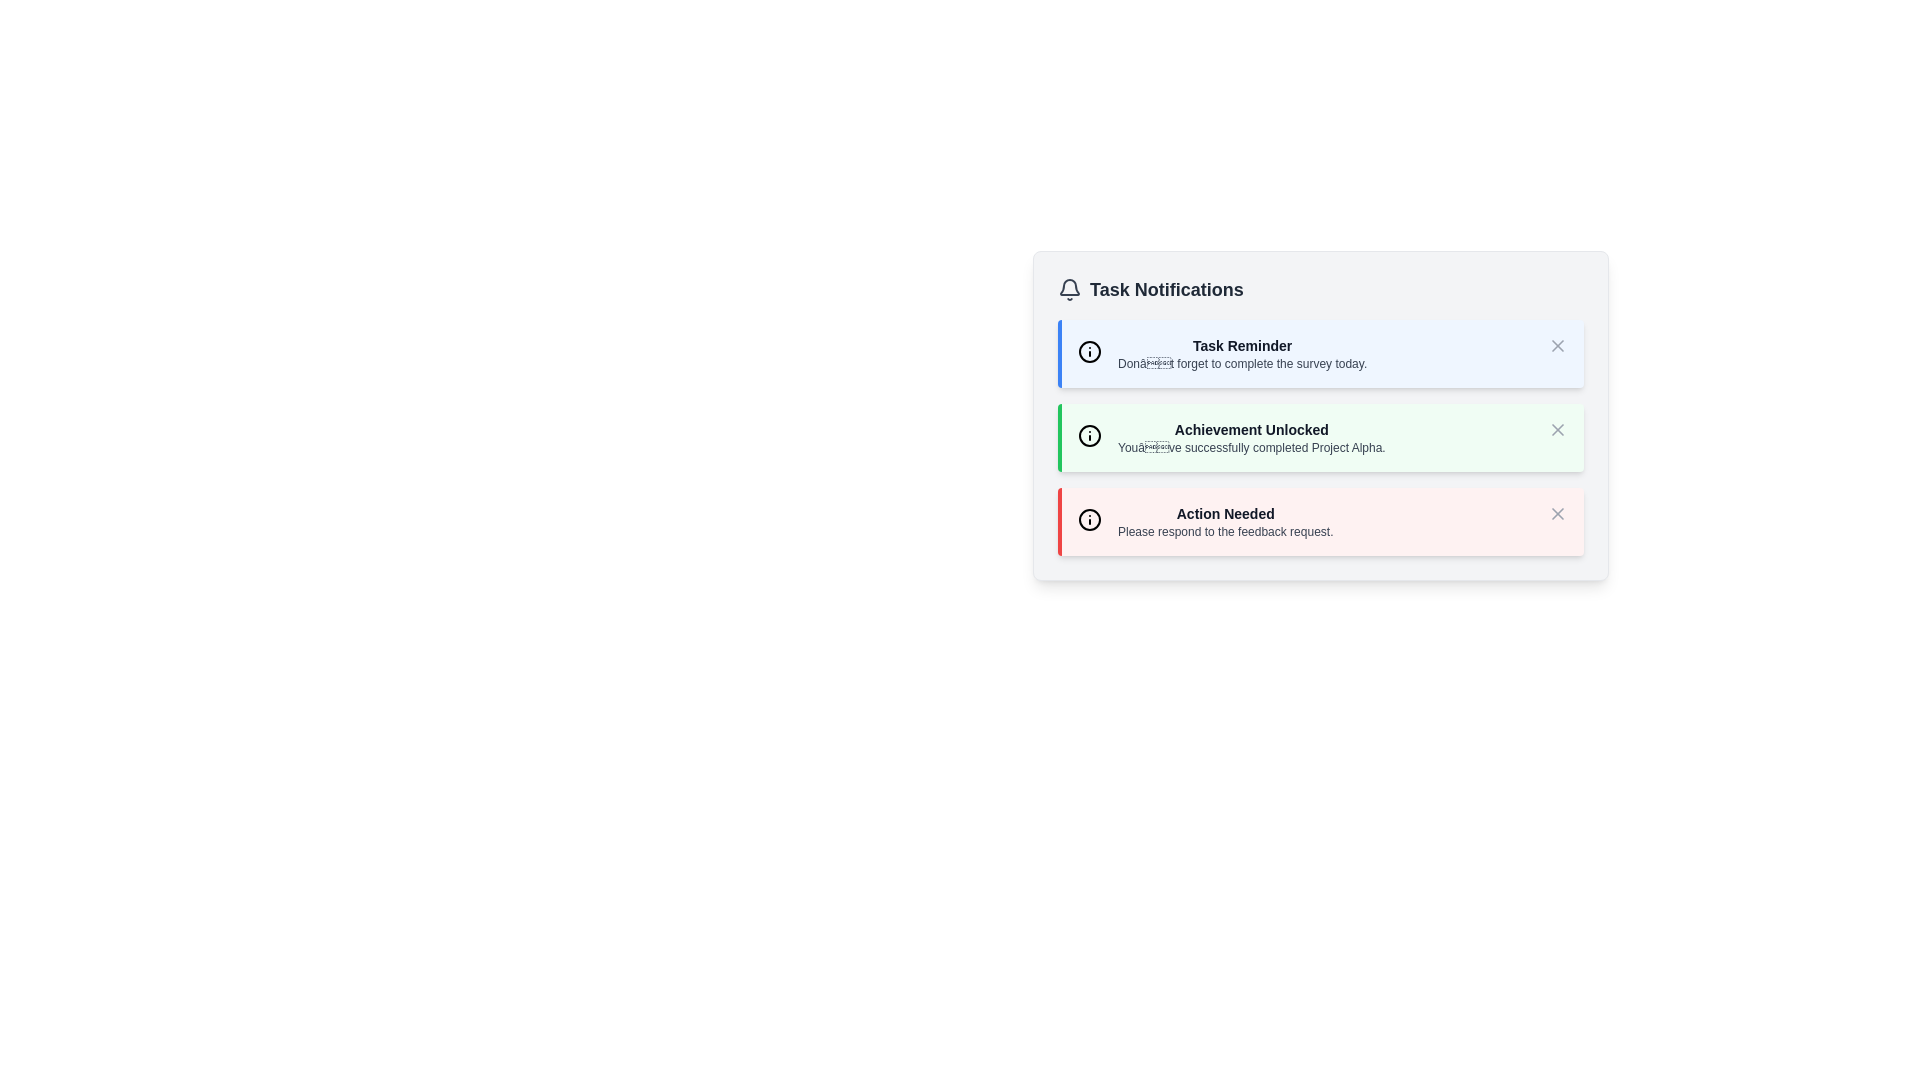 This screenshot has height=1080, width=1920. Describe the element at coordinates (1088, 434) in the screenshot. I see `the circular icon with a black outline located to the left of the 'Achievement Unlocked' notification, which indicates an informative point` at that location.